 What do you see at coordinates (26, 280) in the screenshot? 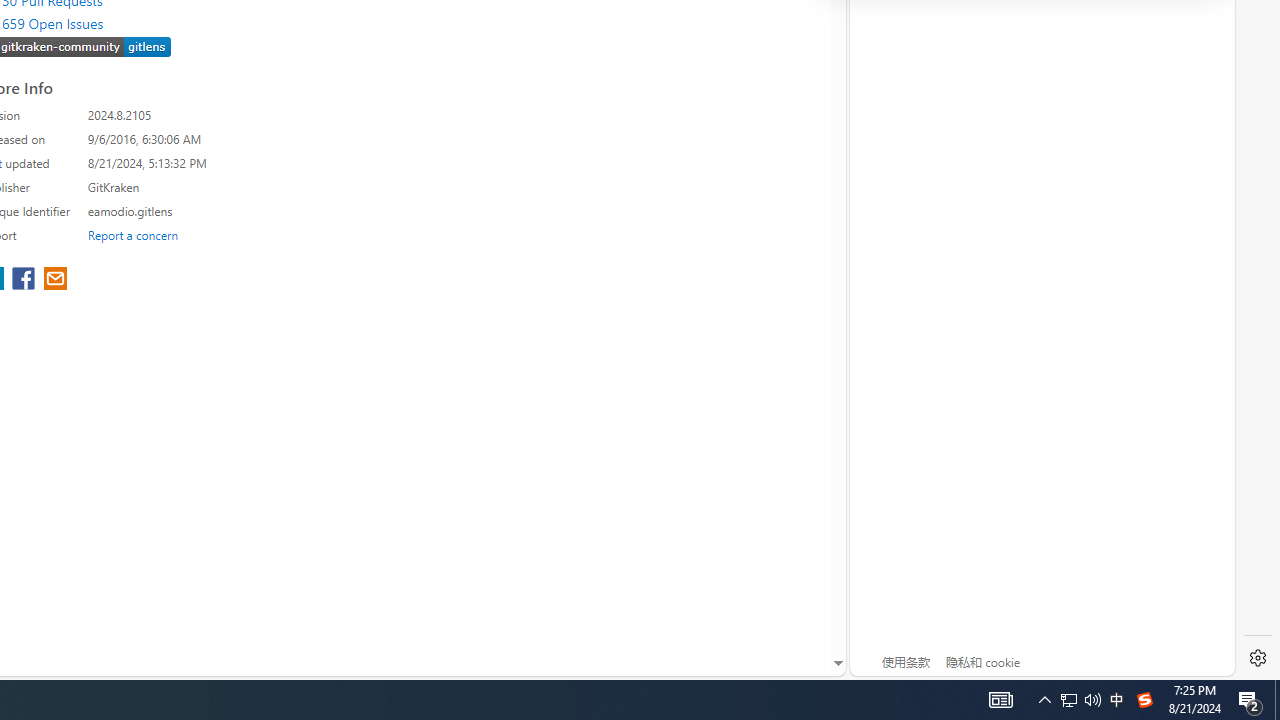
I see `'share extension on facebook'` at bounding box center [26, 280].